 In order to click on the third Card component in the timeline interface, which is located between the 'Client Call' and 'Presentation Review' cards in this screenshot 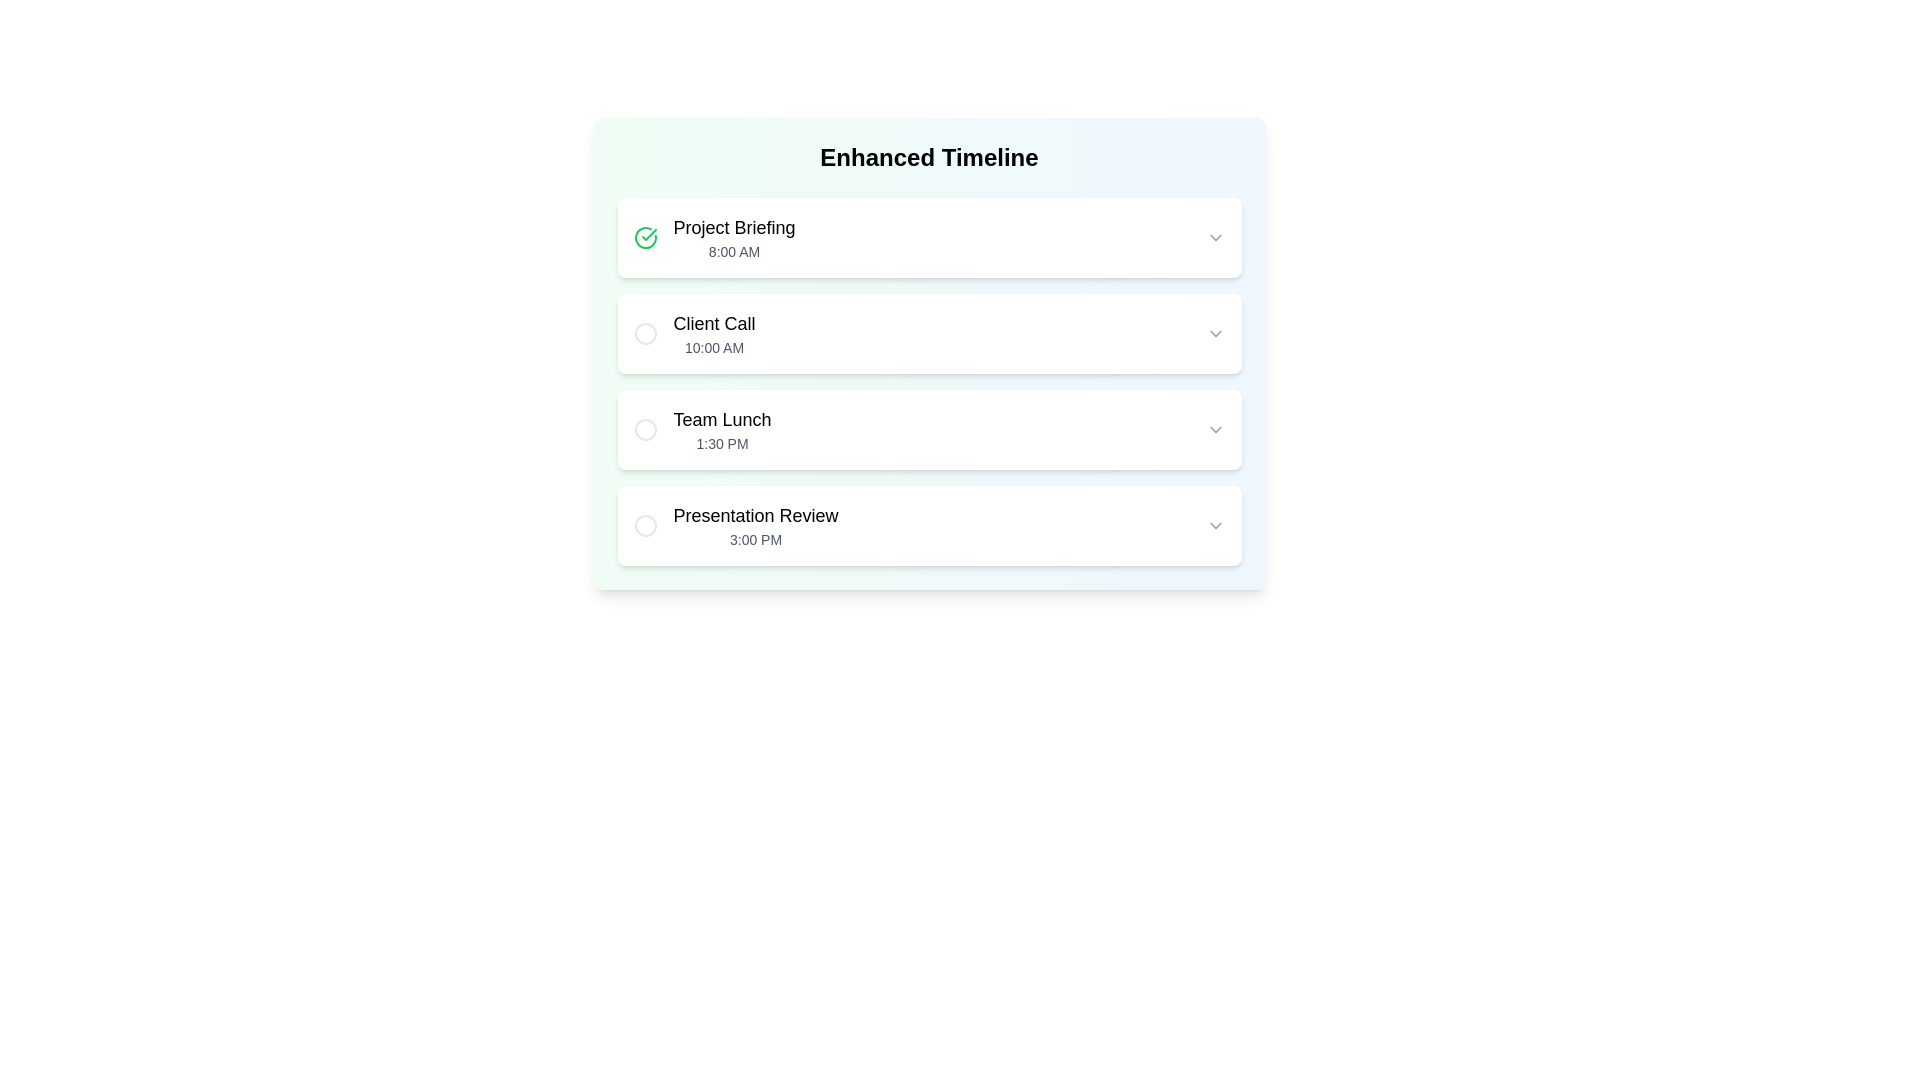, I will do `click(928, 428)`.